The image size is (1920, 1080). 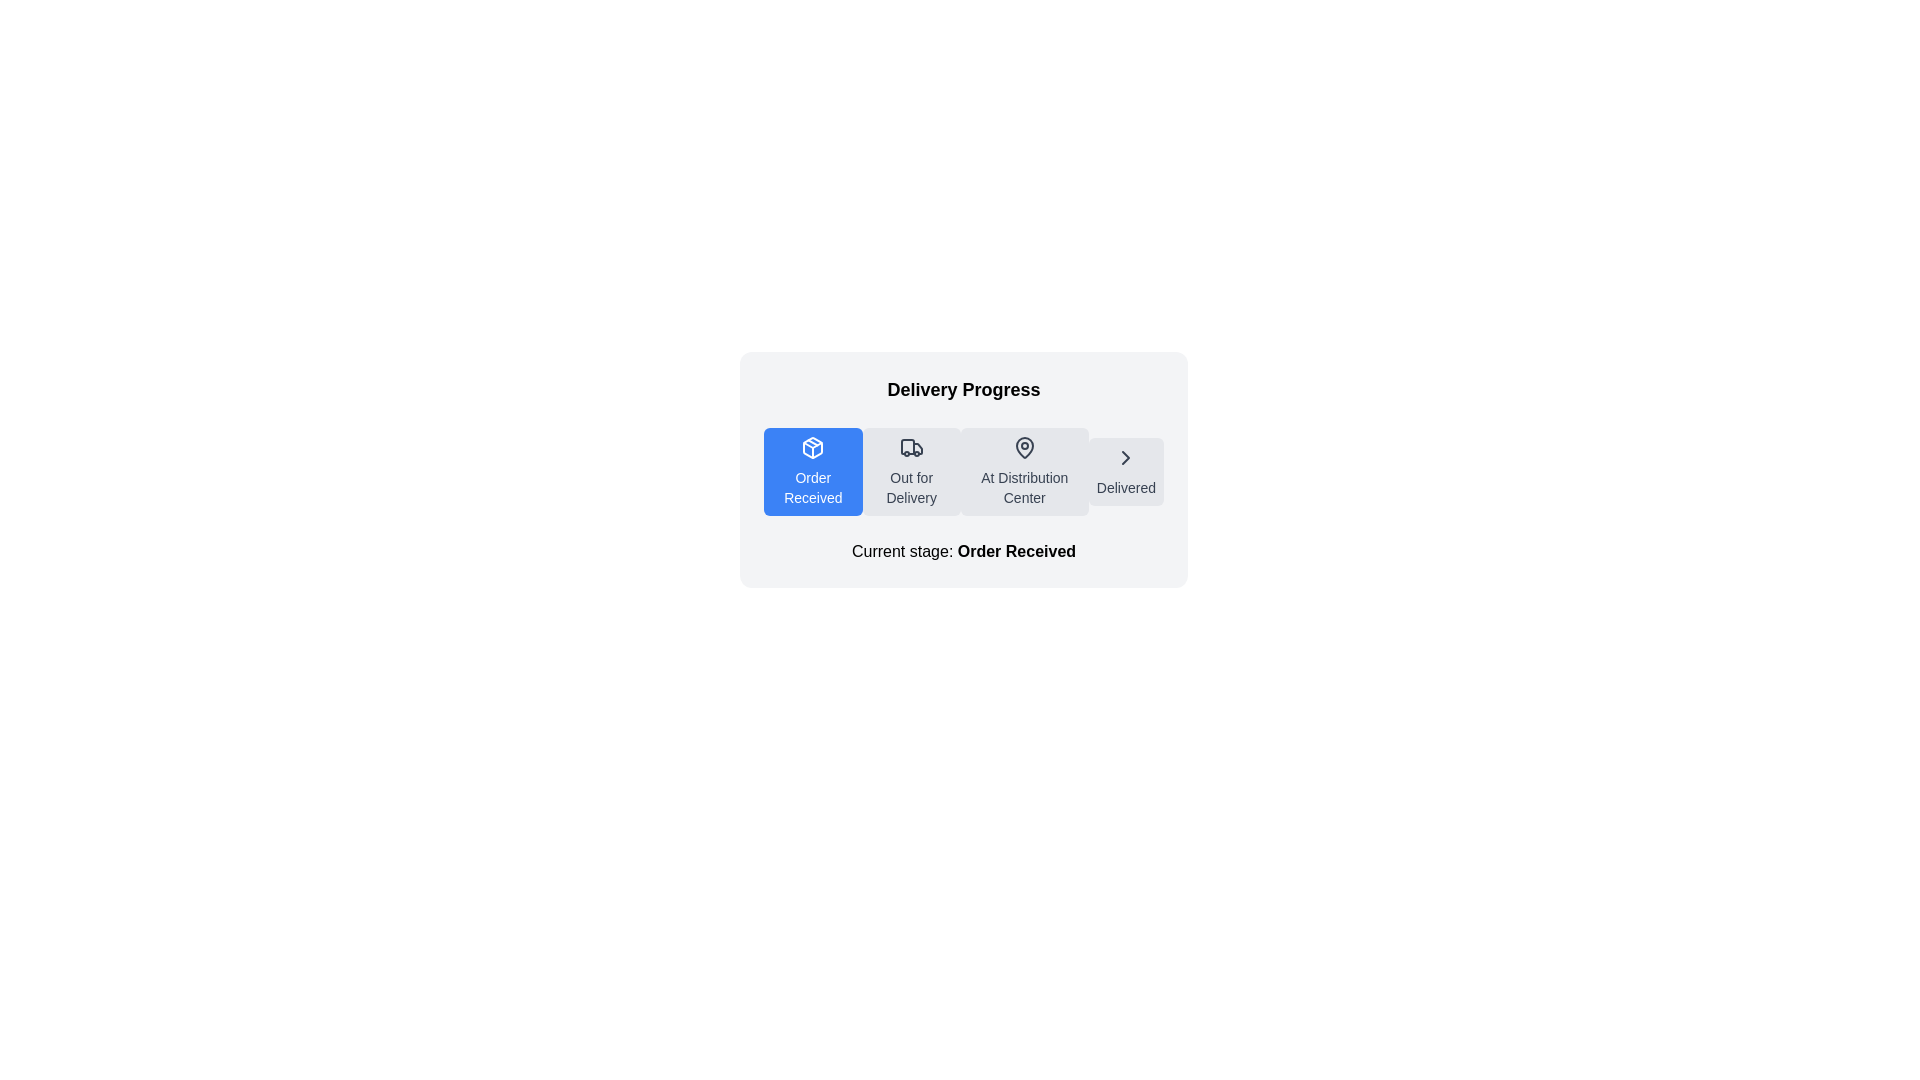 What do you see at coordinates (964, 471) in the screenshot?
I see `the 'Order Received' stage of the Progress Indicator with Interactive Stages` at bounding box center [964, 471].